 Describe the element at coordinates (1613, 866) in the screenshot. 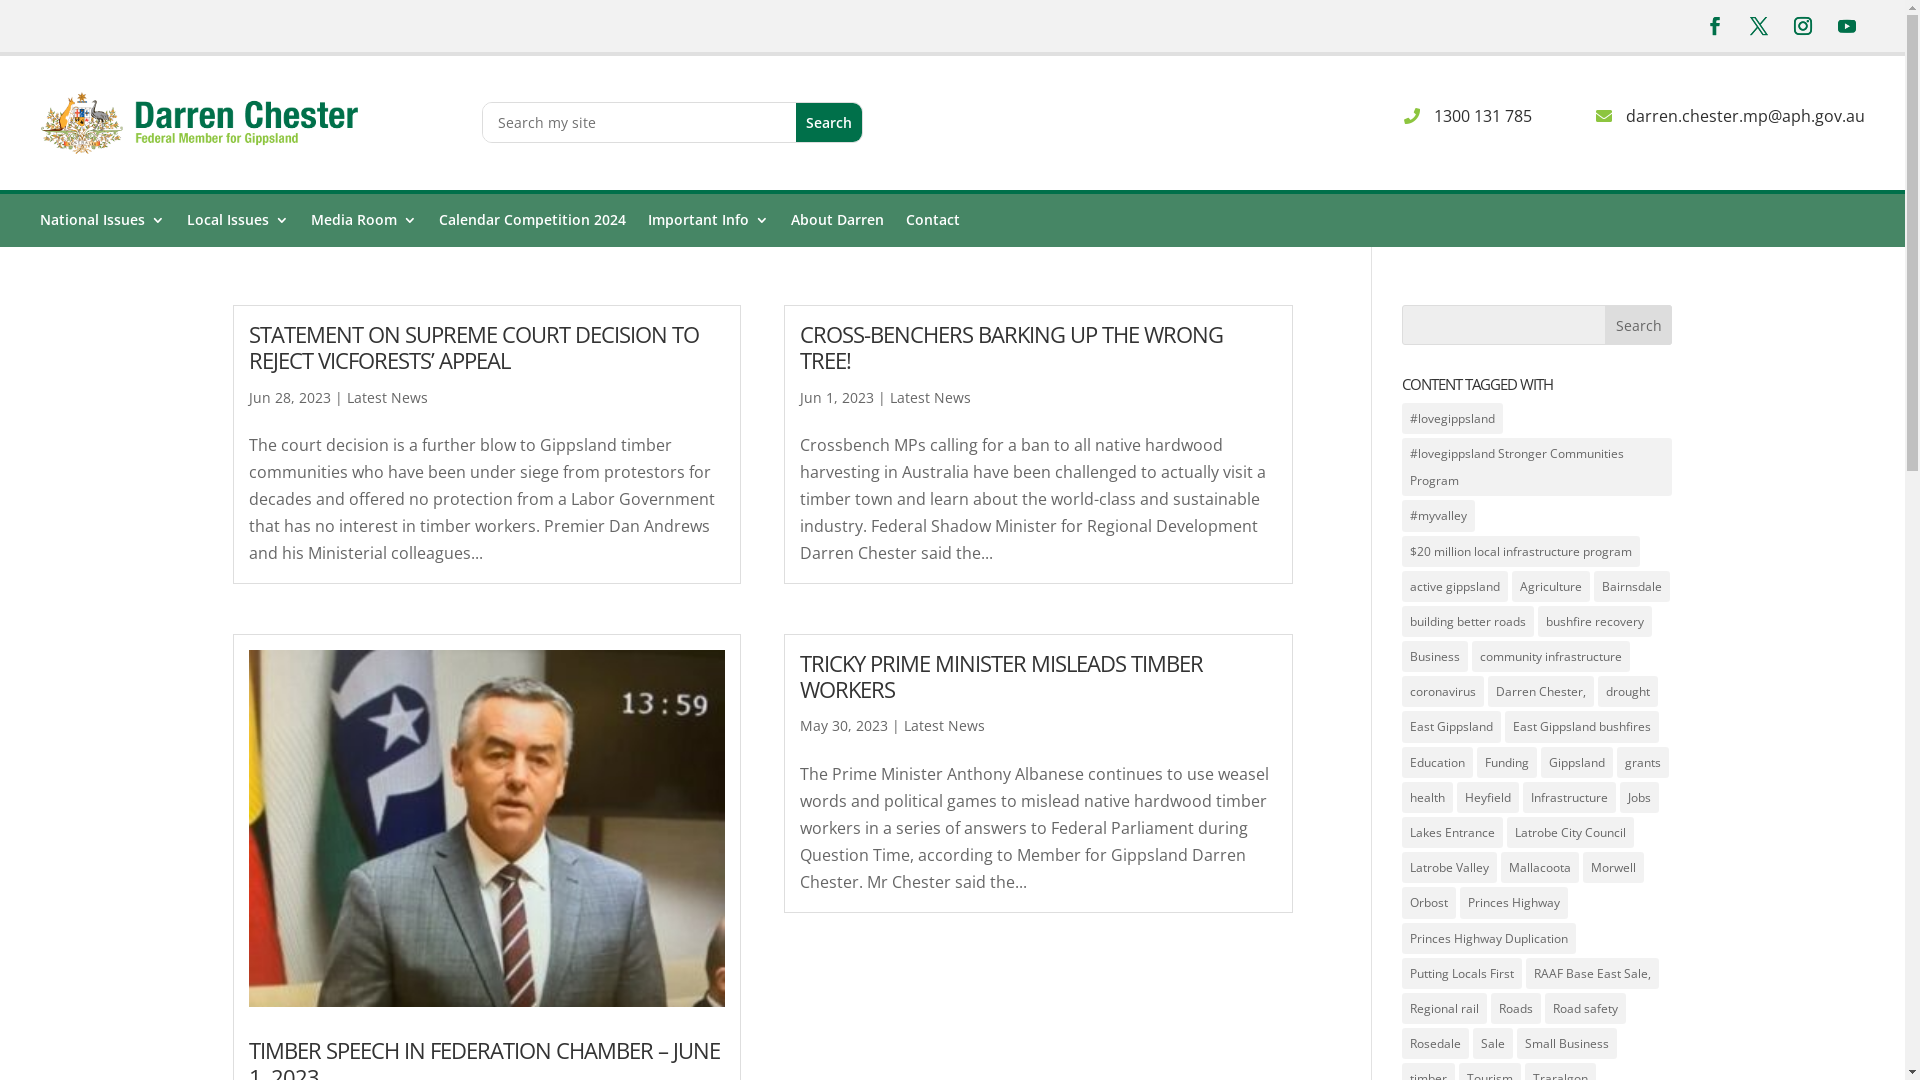

I see `'Morwell'` at that location.